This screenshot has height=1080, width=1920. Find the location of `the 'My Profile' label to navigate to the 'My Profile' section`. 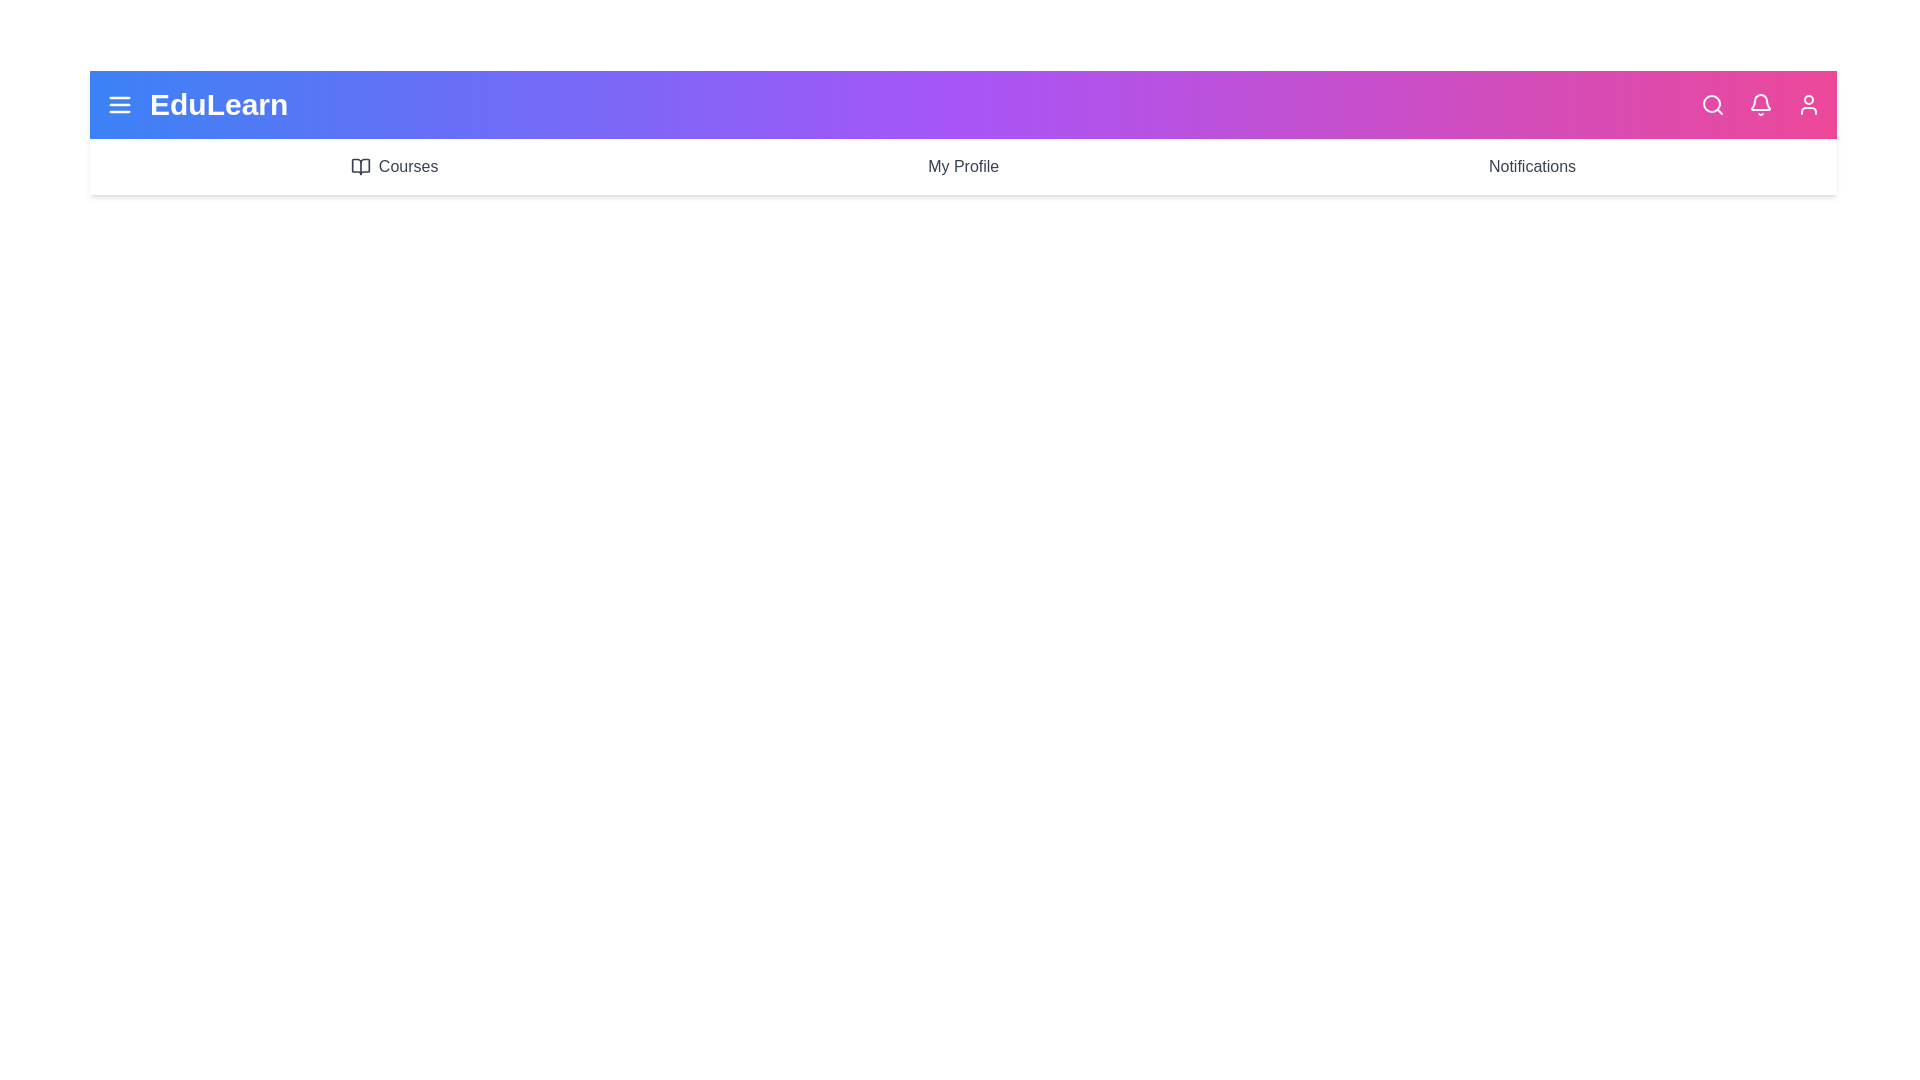

the 'My Profile' label to navigate to the 'My Profile' section is located at coordinates (963, 165).